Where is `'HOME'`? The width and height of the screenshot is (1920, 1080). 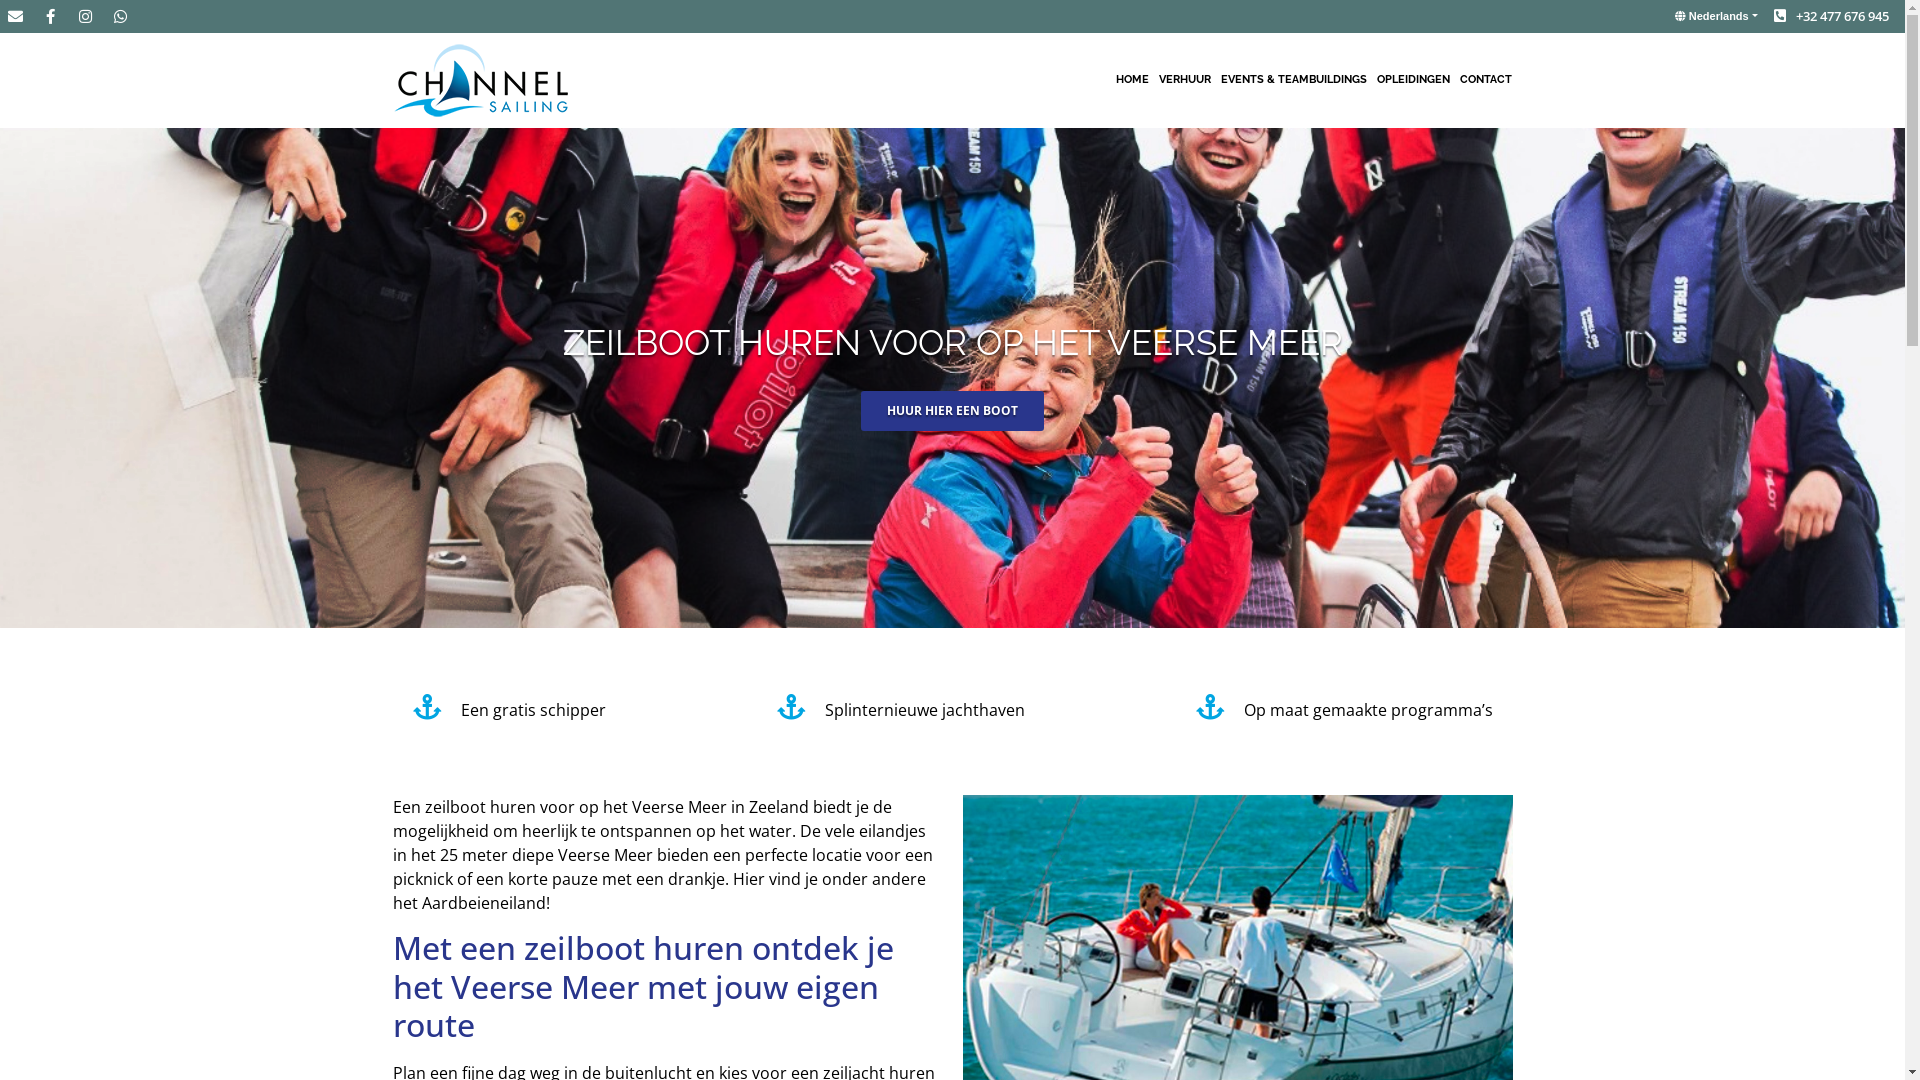 'HOME' is located at coordinates (1132, 79).